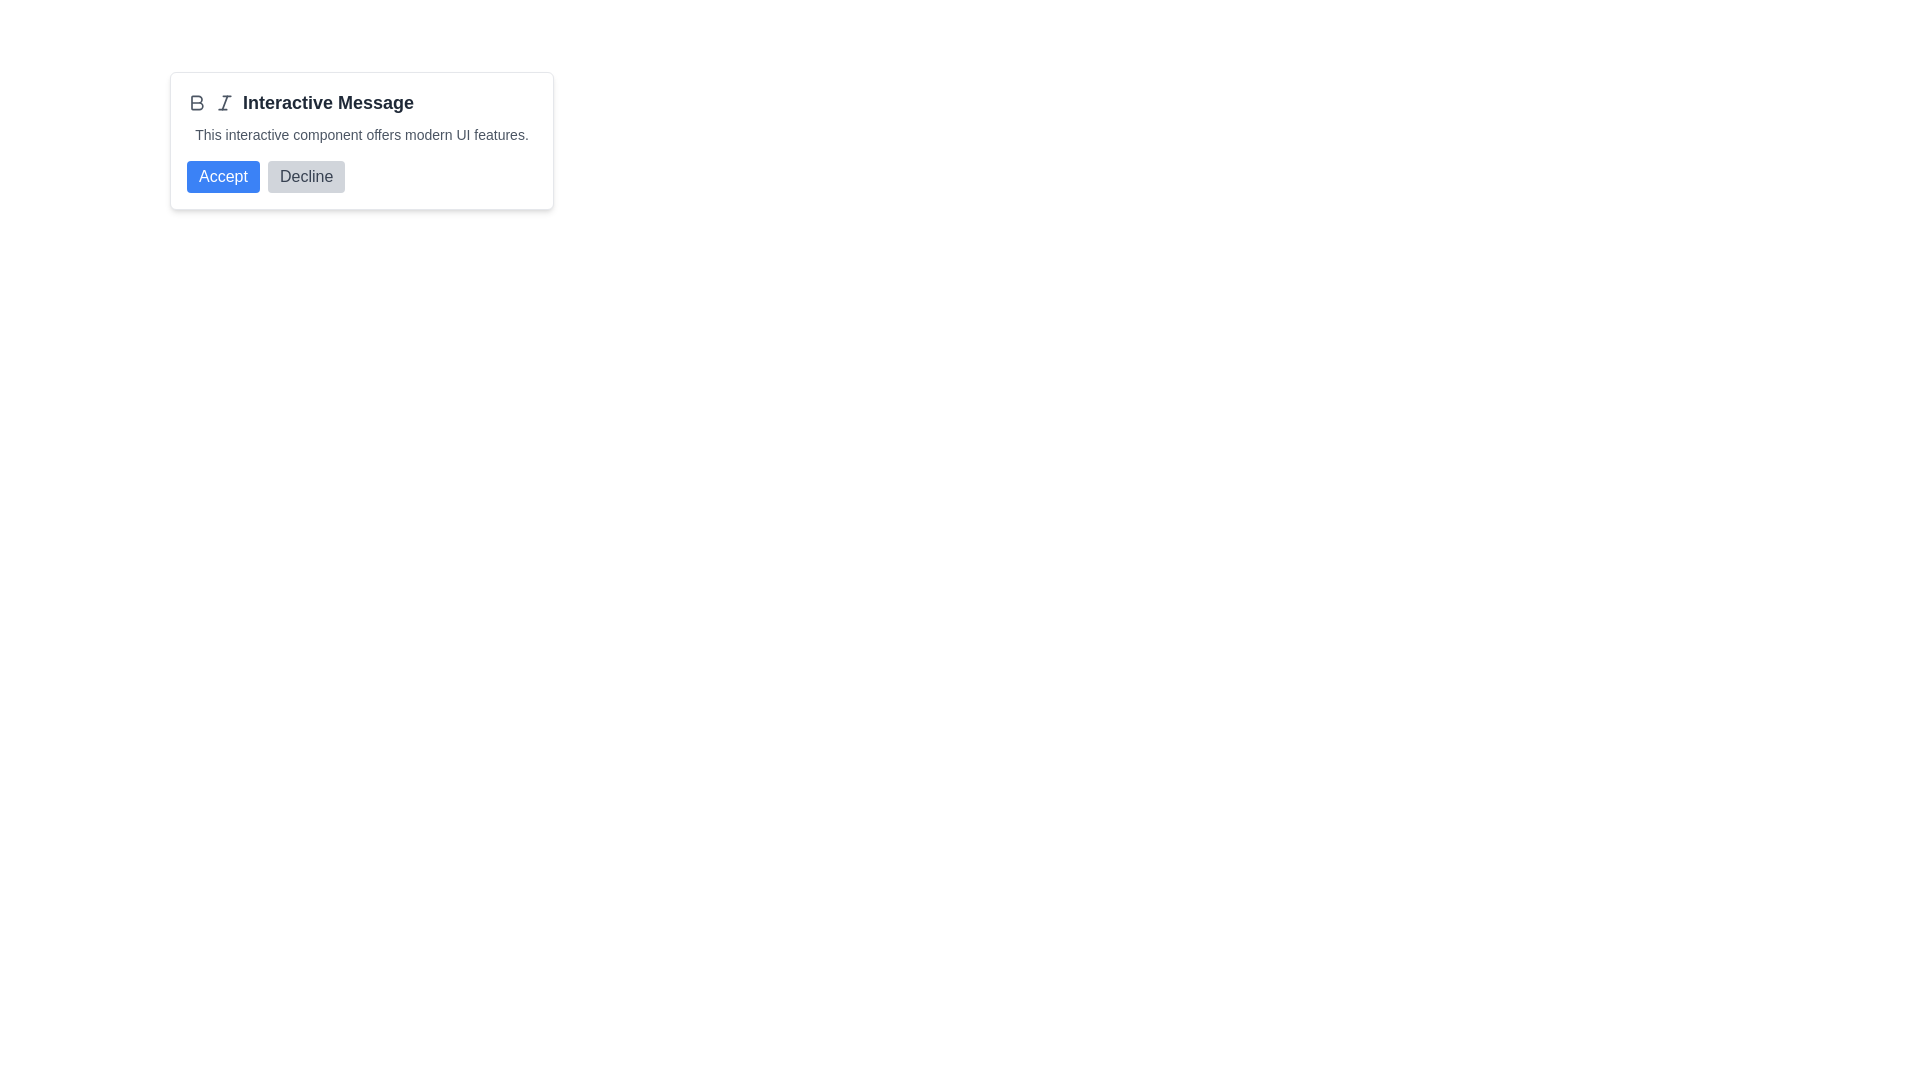  I want to click on the bold styling icon located in the upper-left section of the card, which is the first element to the left of the italic 'I' icon, so click(196, 103).